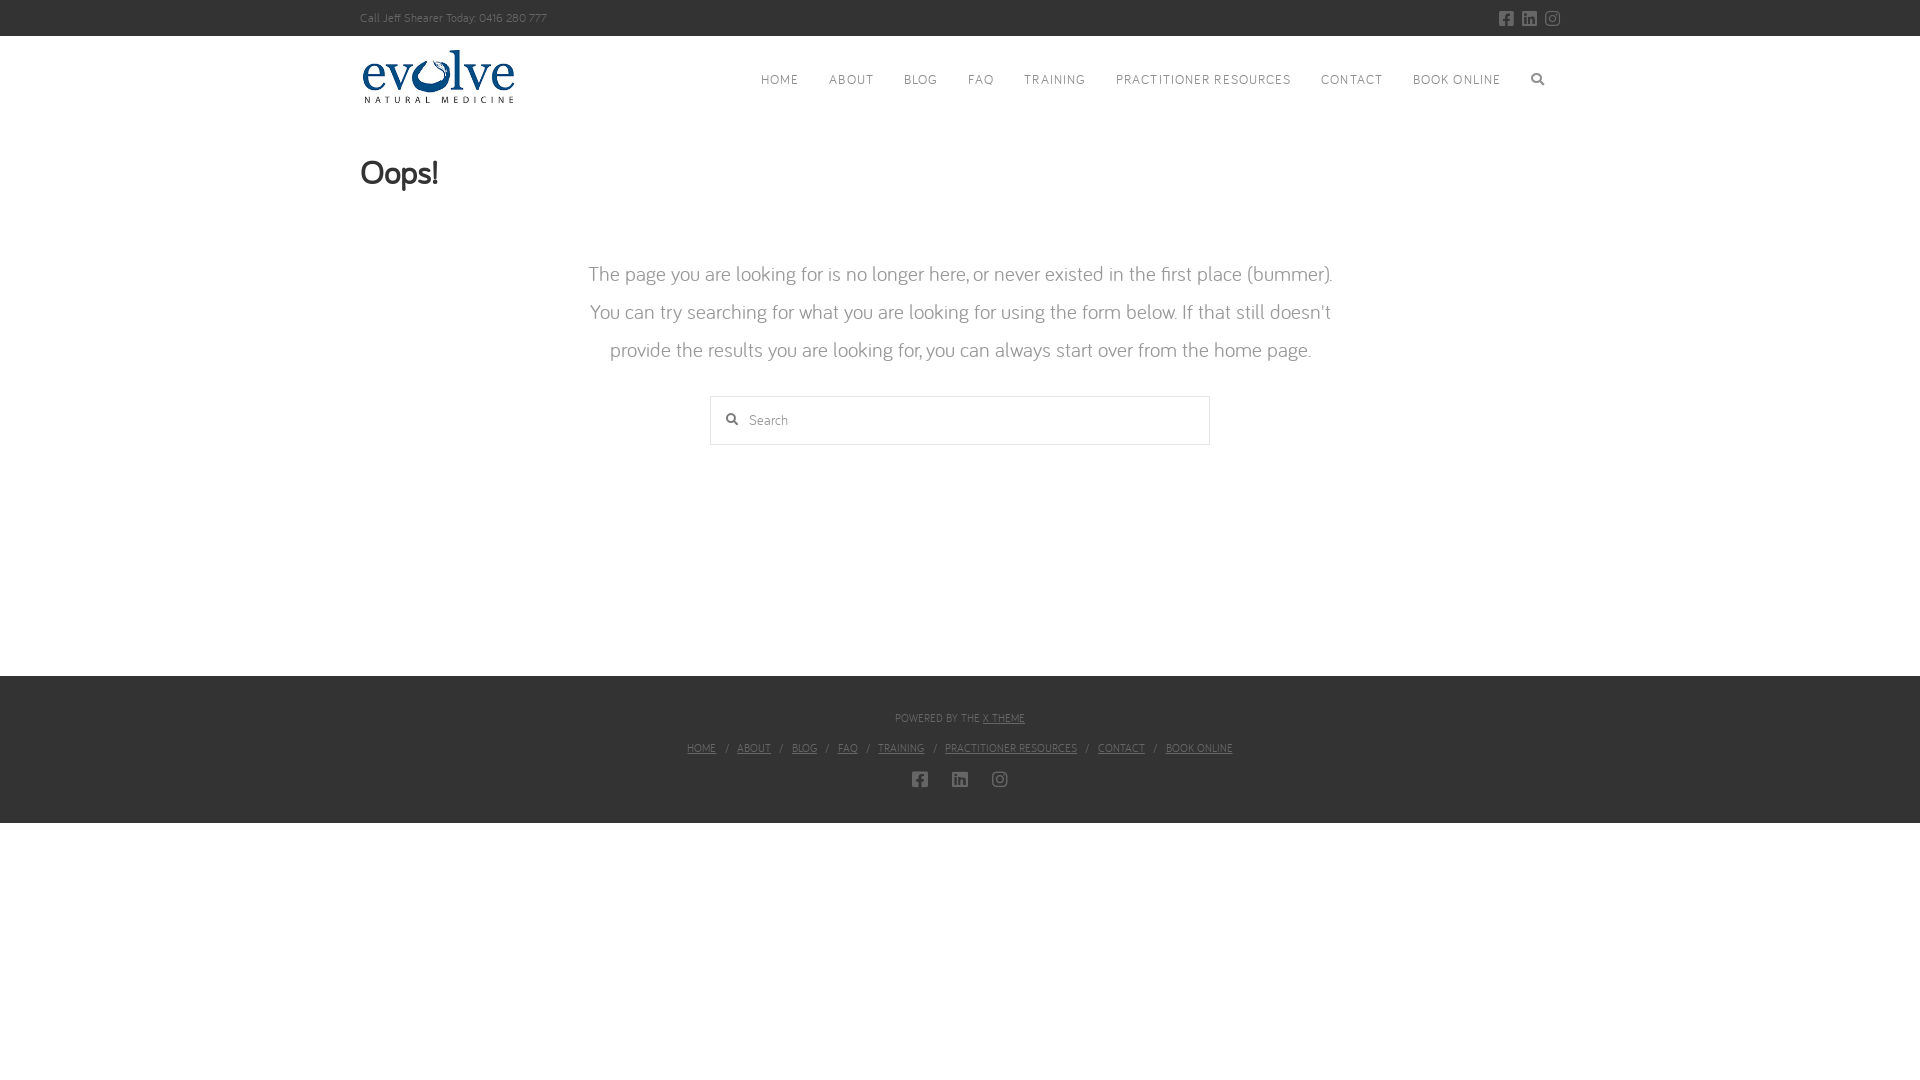 The width and height of the screenshot is (1920, 1080). Describe the element at coordinates (1520, 18) in the screenshot. I see `'LinkedIn'` at that location.